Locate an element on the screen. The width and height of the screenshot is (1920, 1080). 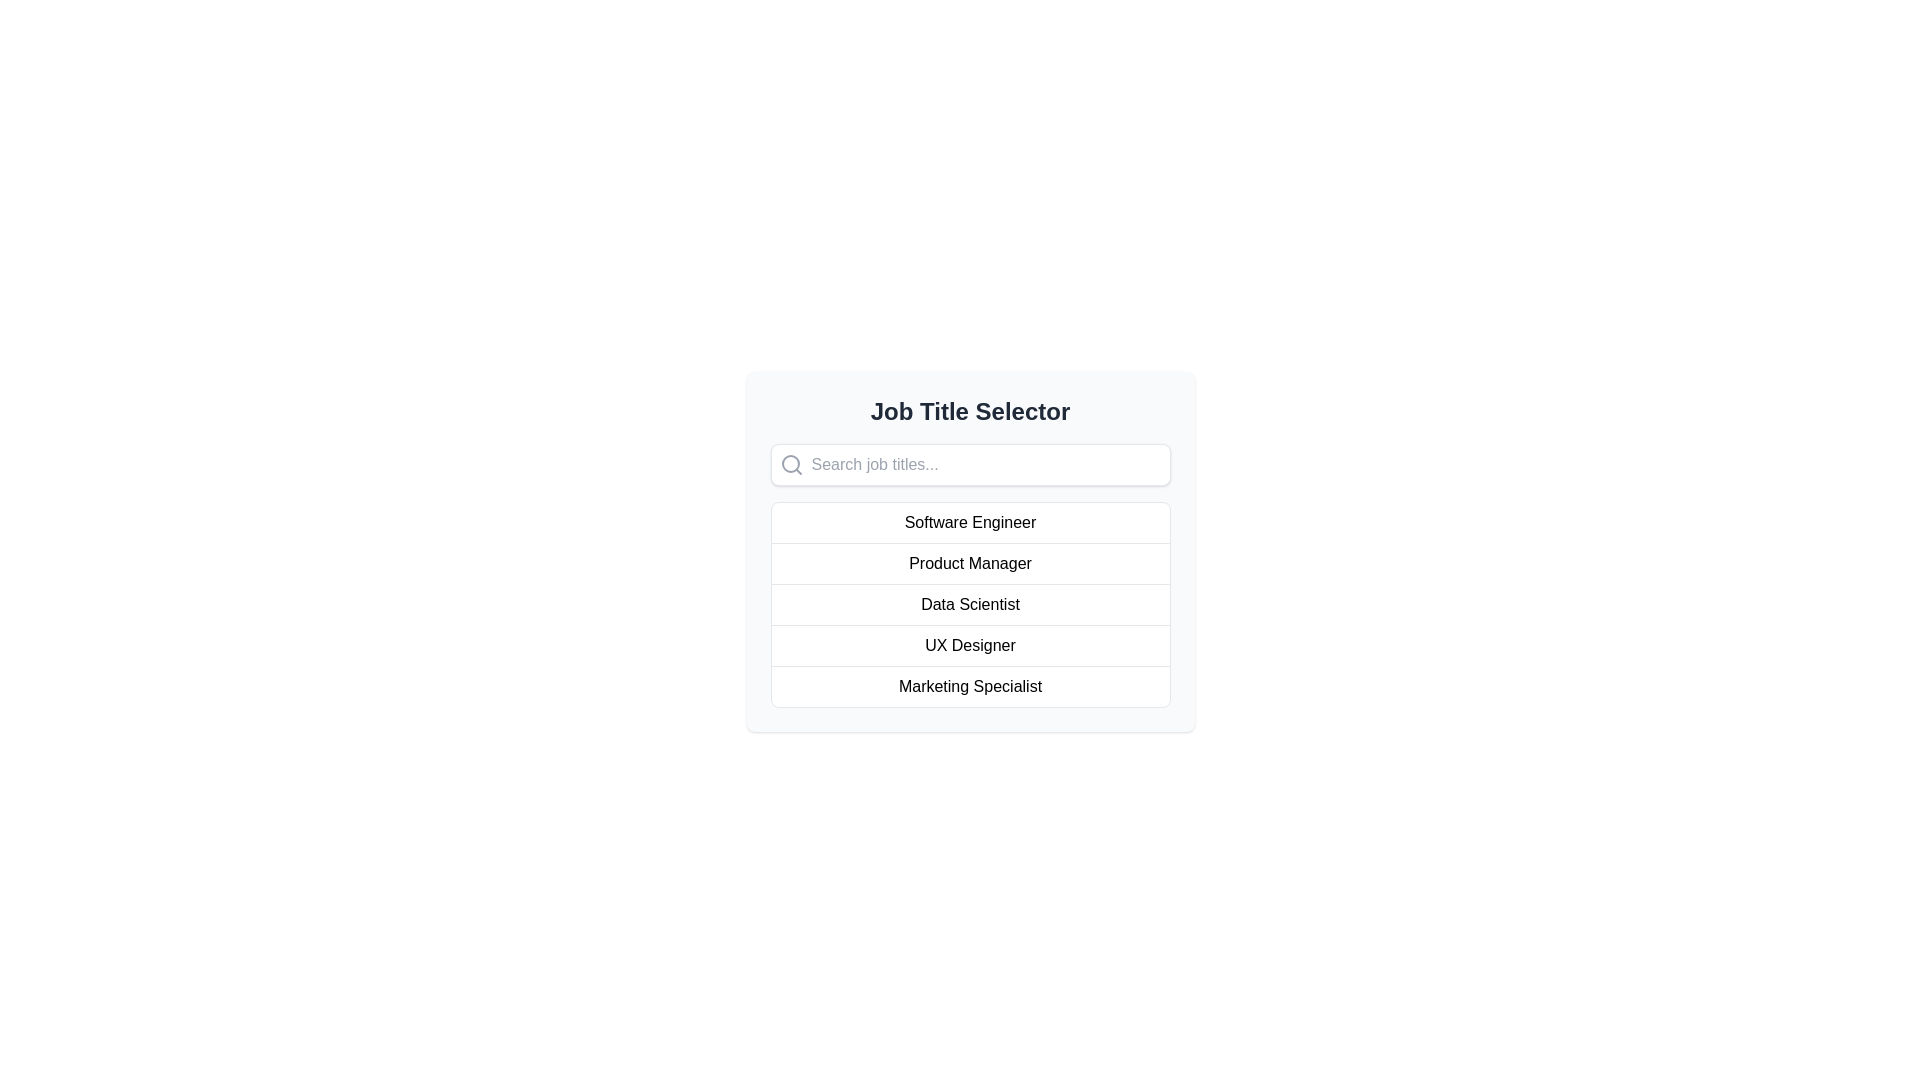
the magnifying glass icon located to the left of the search field within the search bar interface is located at coordinates (790, 465).